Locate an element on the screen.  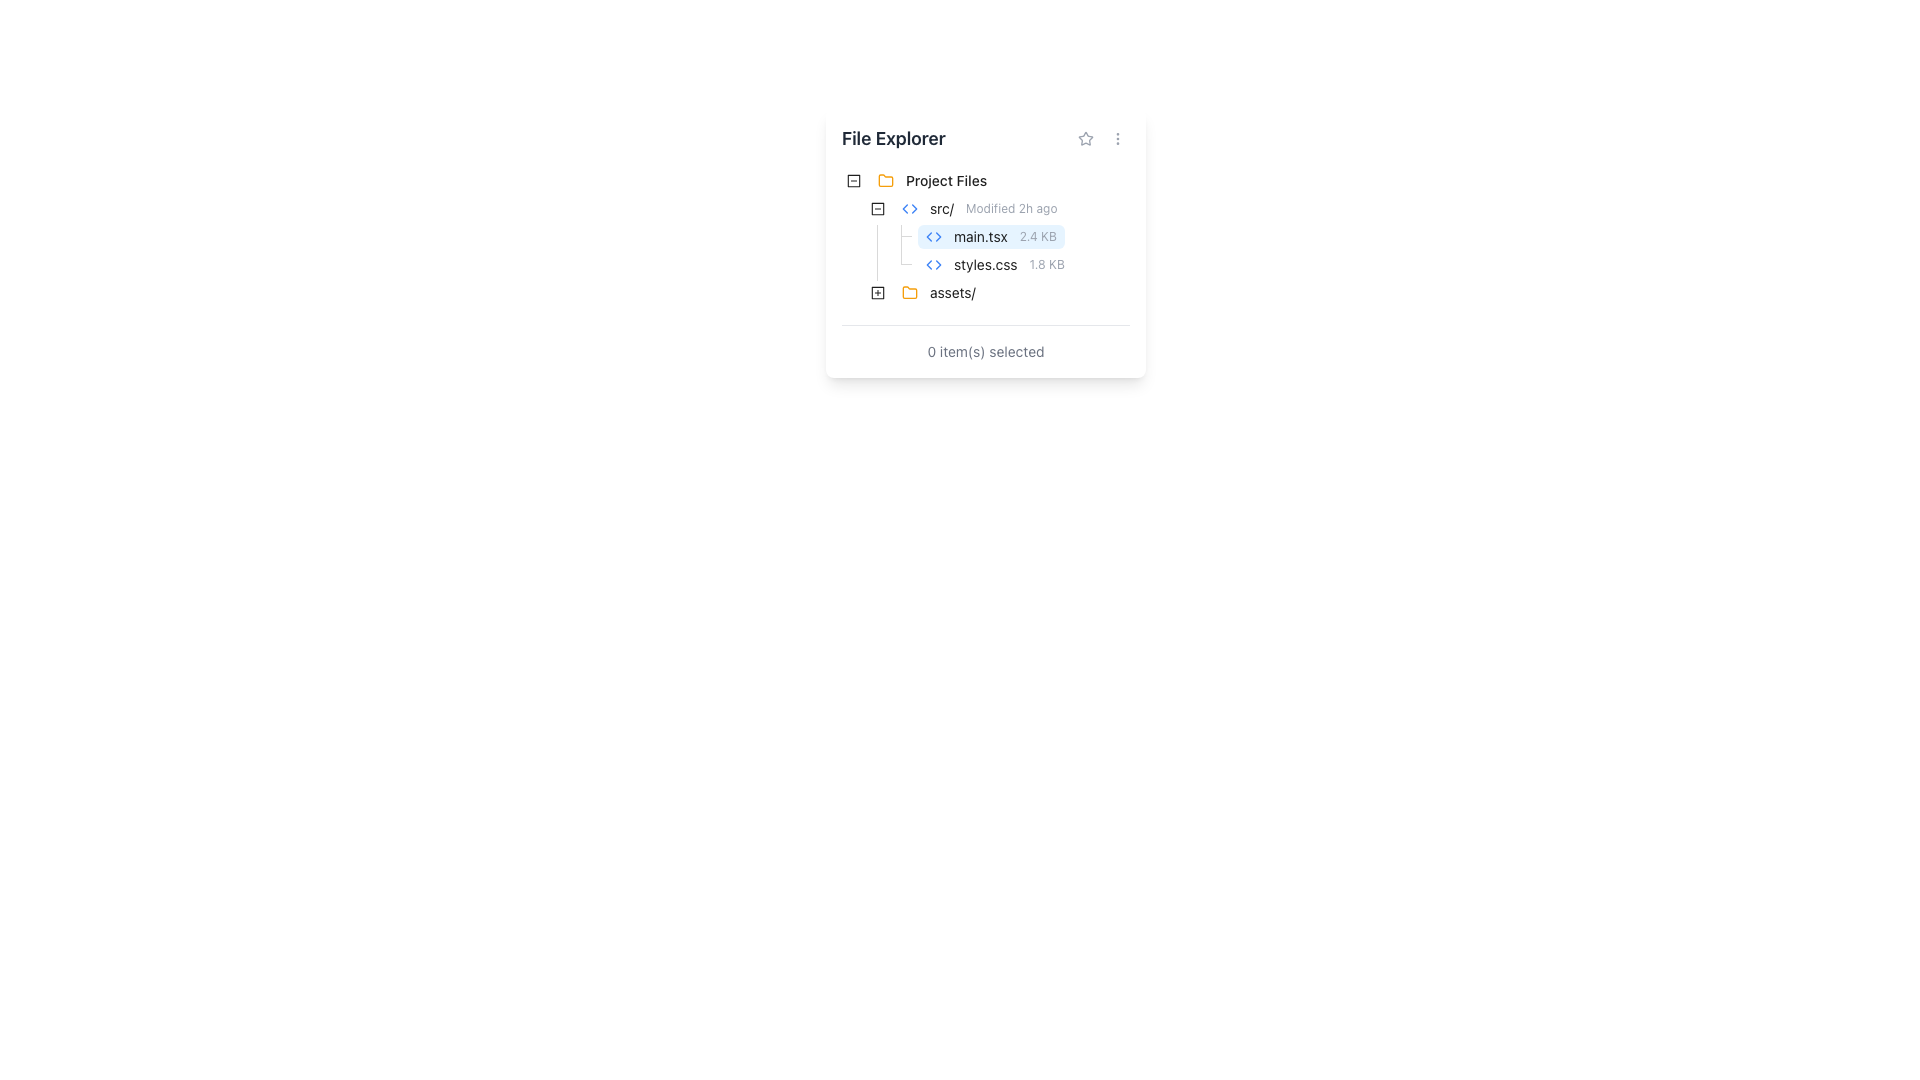
the minus sign button located to the left of the 'Project Files' label in the file explorer is located at coordinates (854, 181).